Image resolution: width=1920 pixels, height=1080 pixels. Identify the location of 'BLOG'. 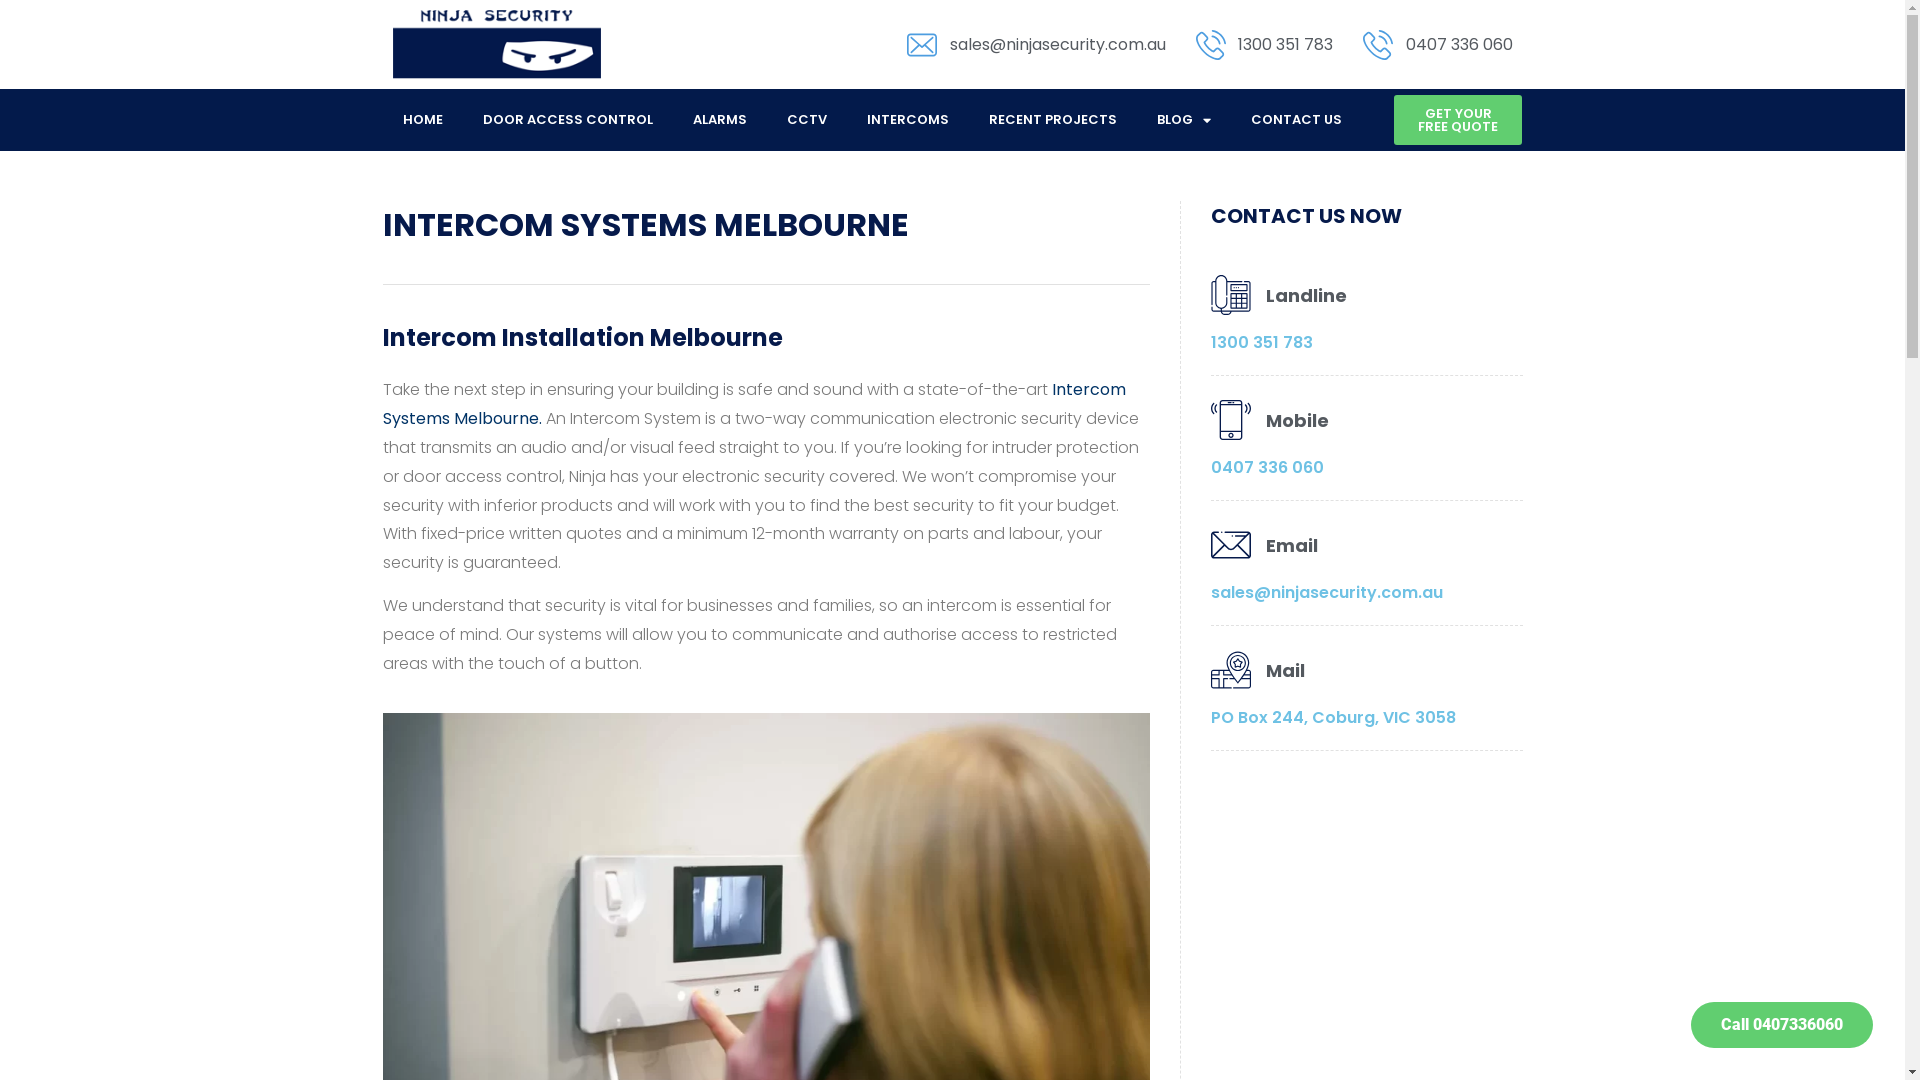
(1182, 119).